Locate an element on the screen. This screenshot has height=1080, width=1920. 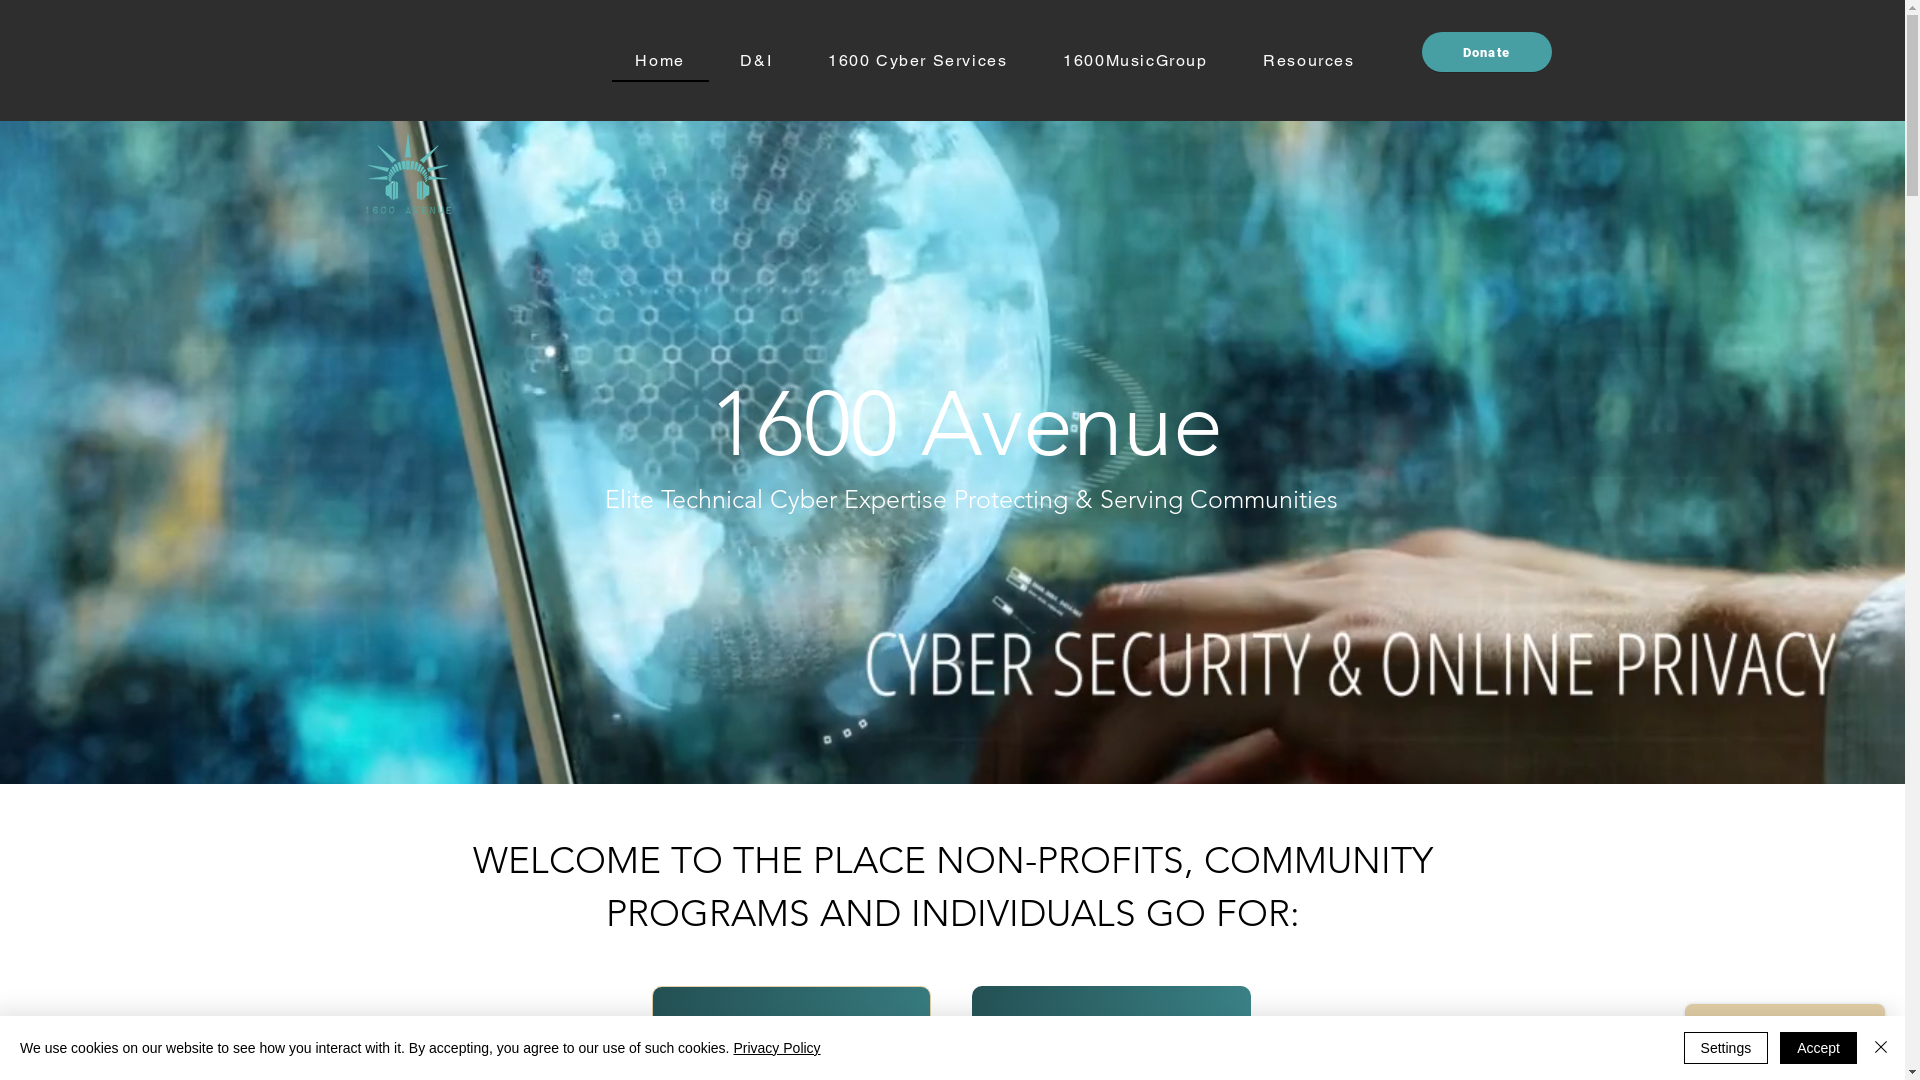
'Privacy Policy' is located at coordinates (775, 1047).